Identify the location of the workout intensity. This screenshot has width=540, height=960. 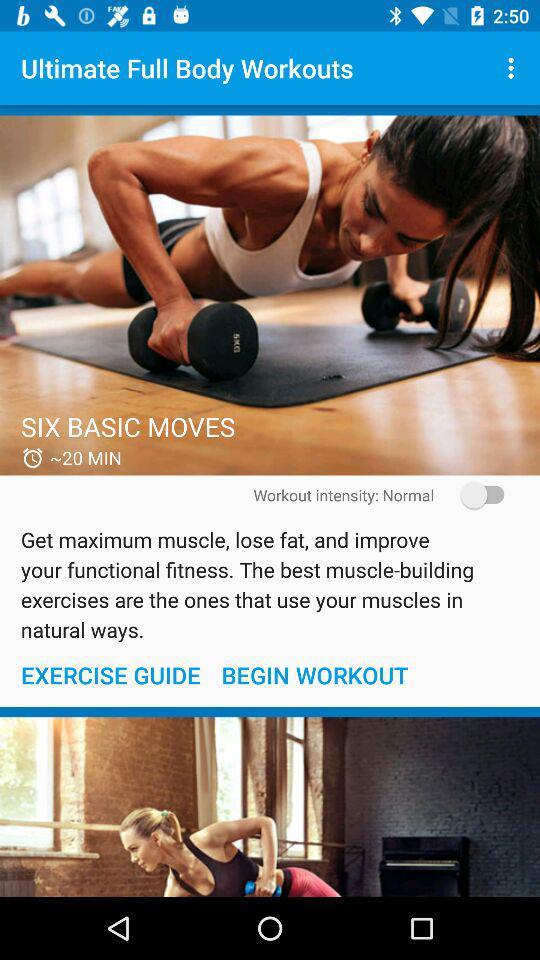
(475, 494).